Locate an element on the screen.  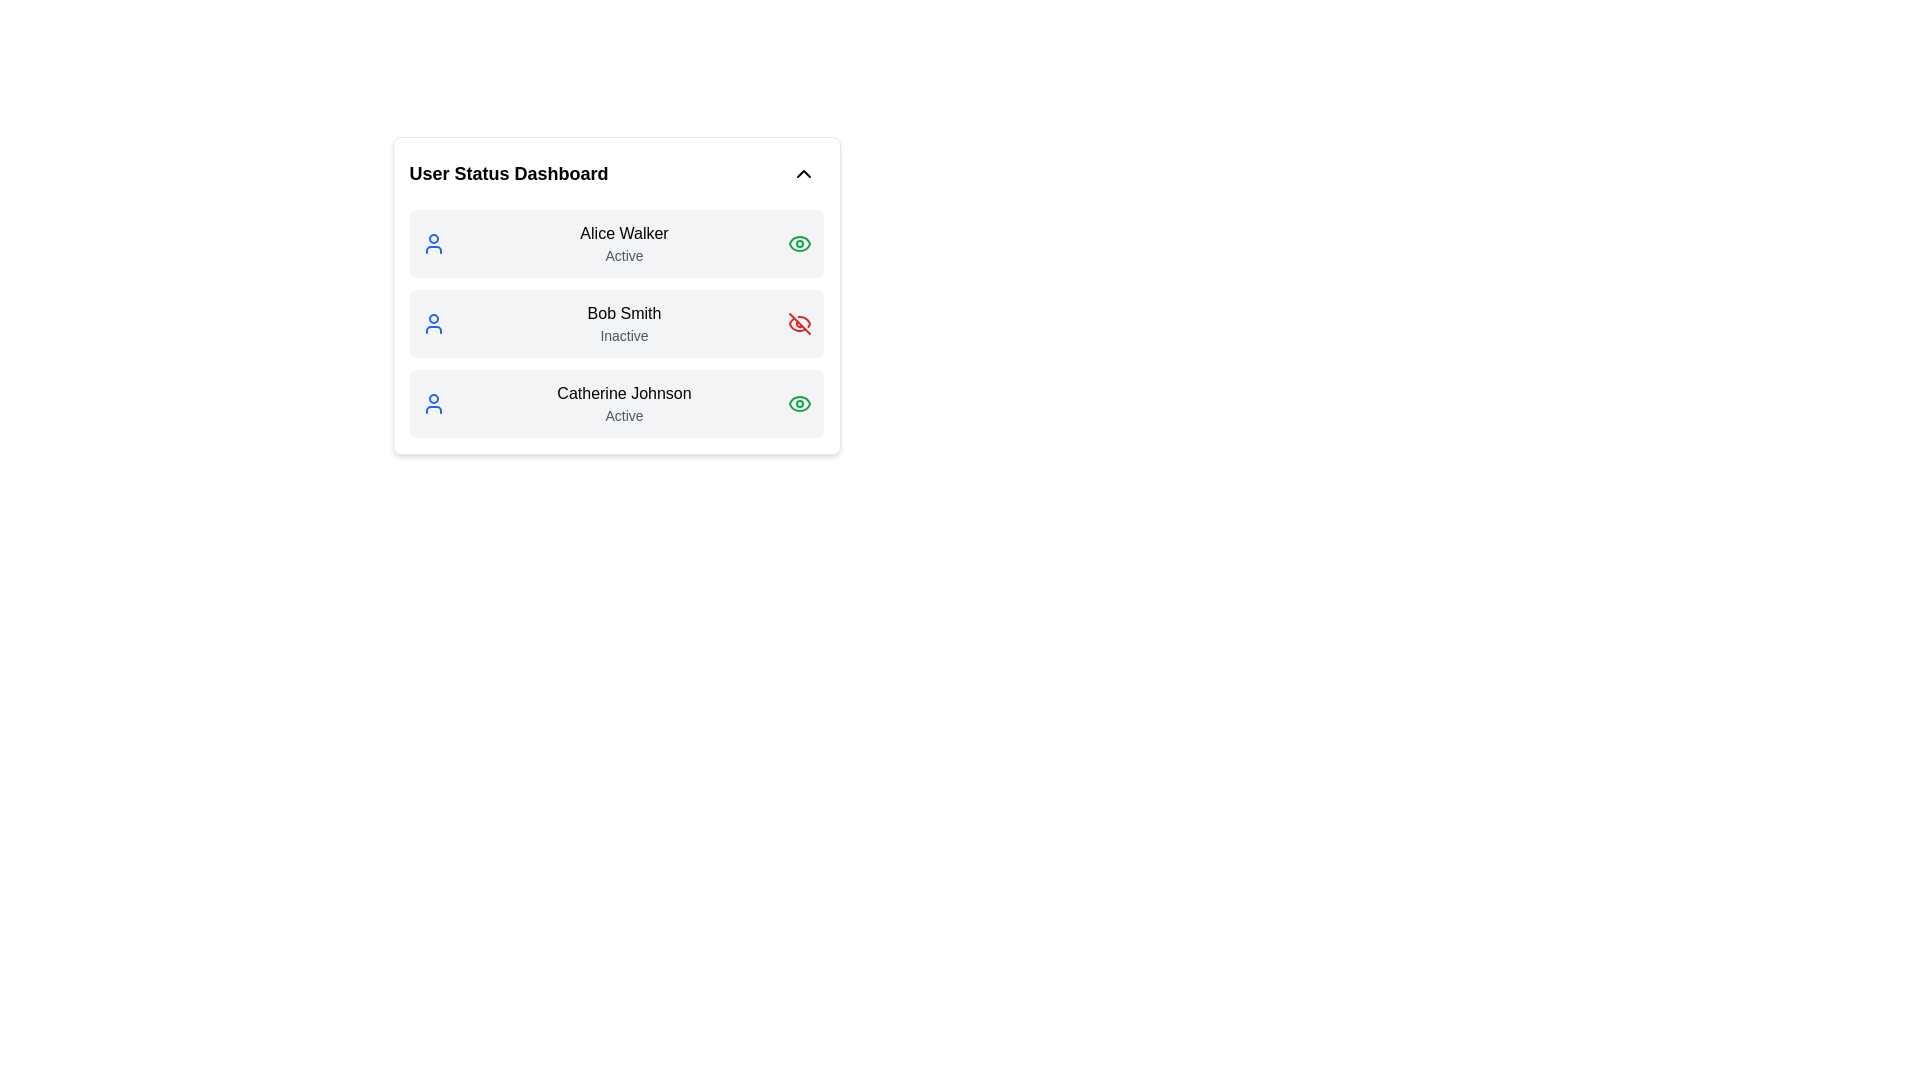
the status of the user entry for 'Bob Smith' in the User Status Dashboard to understand their activity is located at coordinates (615, 323).